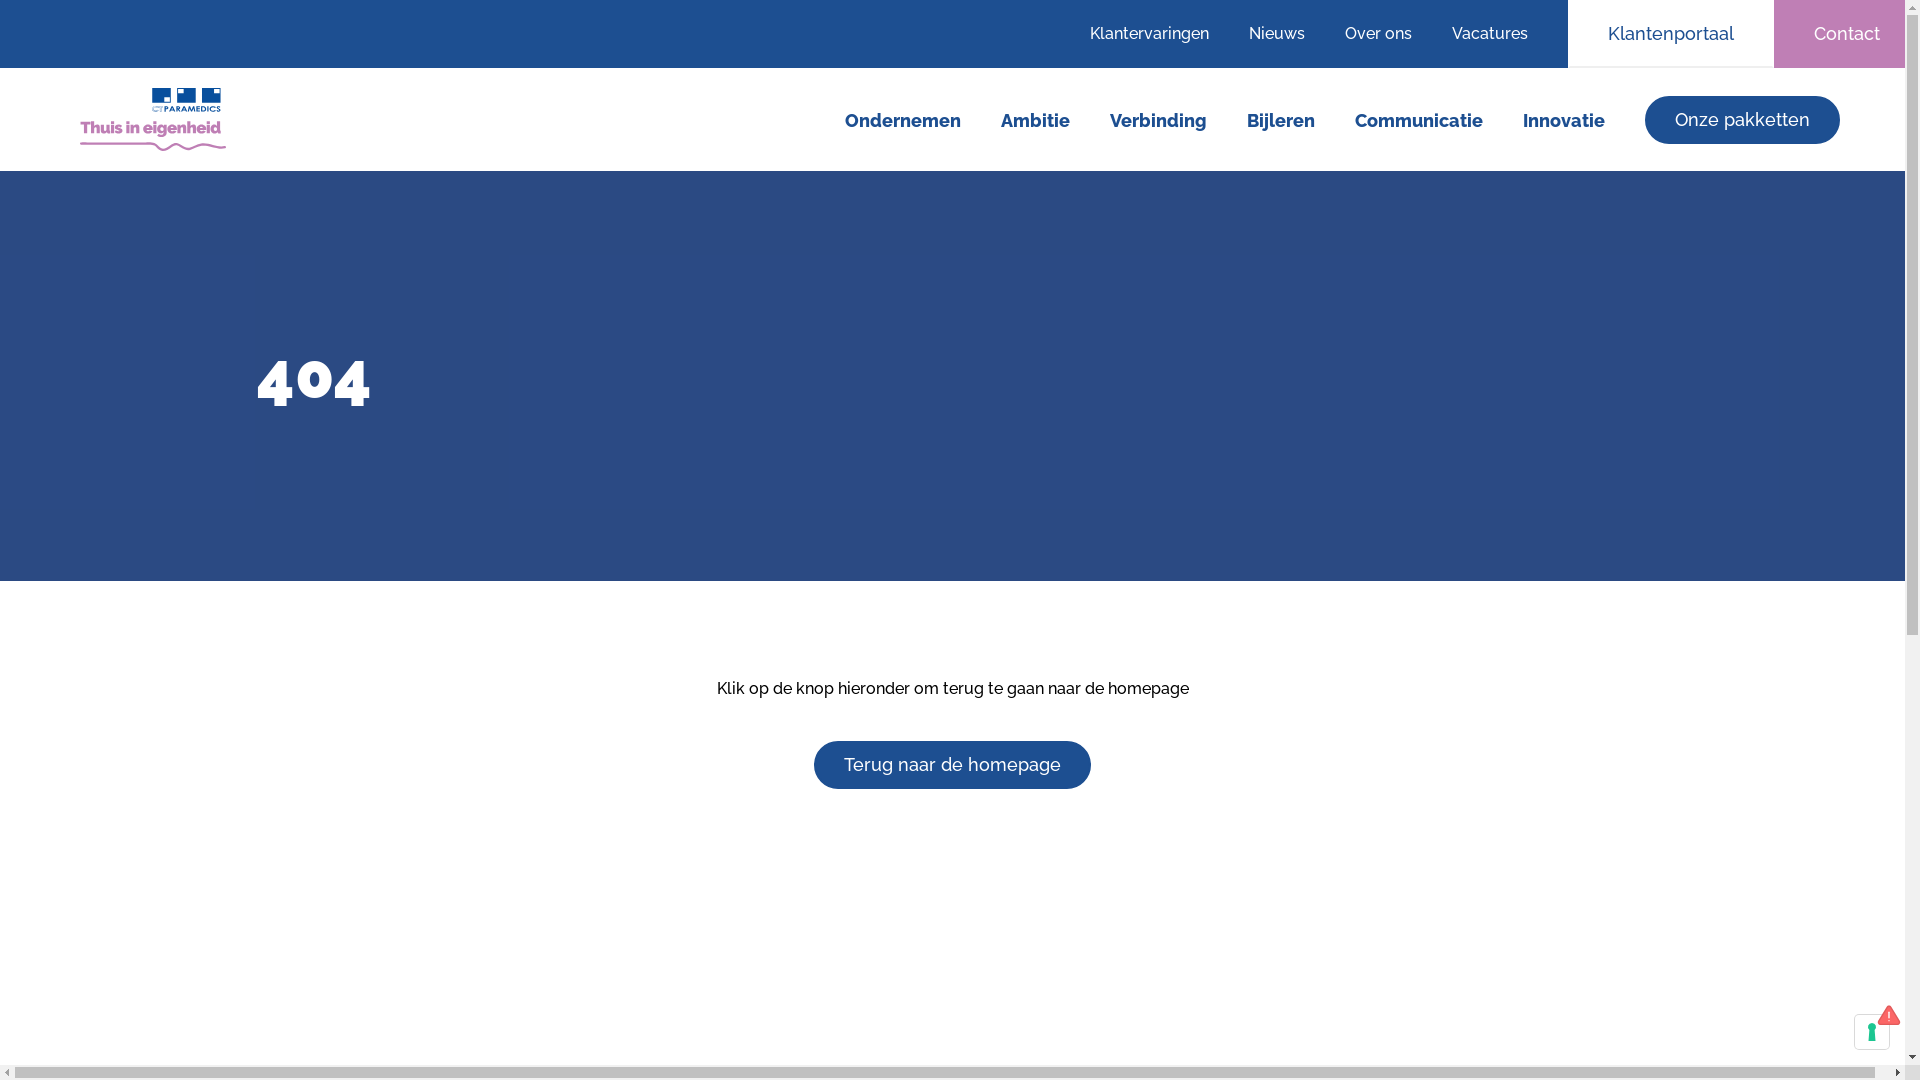  What do you see at coordinates (1377, 34) in the screenshot?
I see `'Over ons'` at bounding box center [1377, 34].